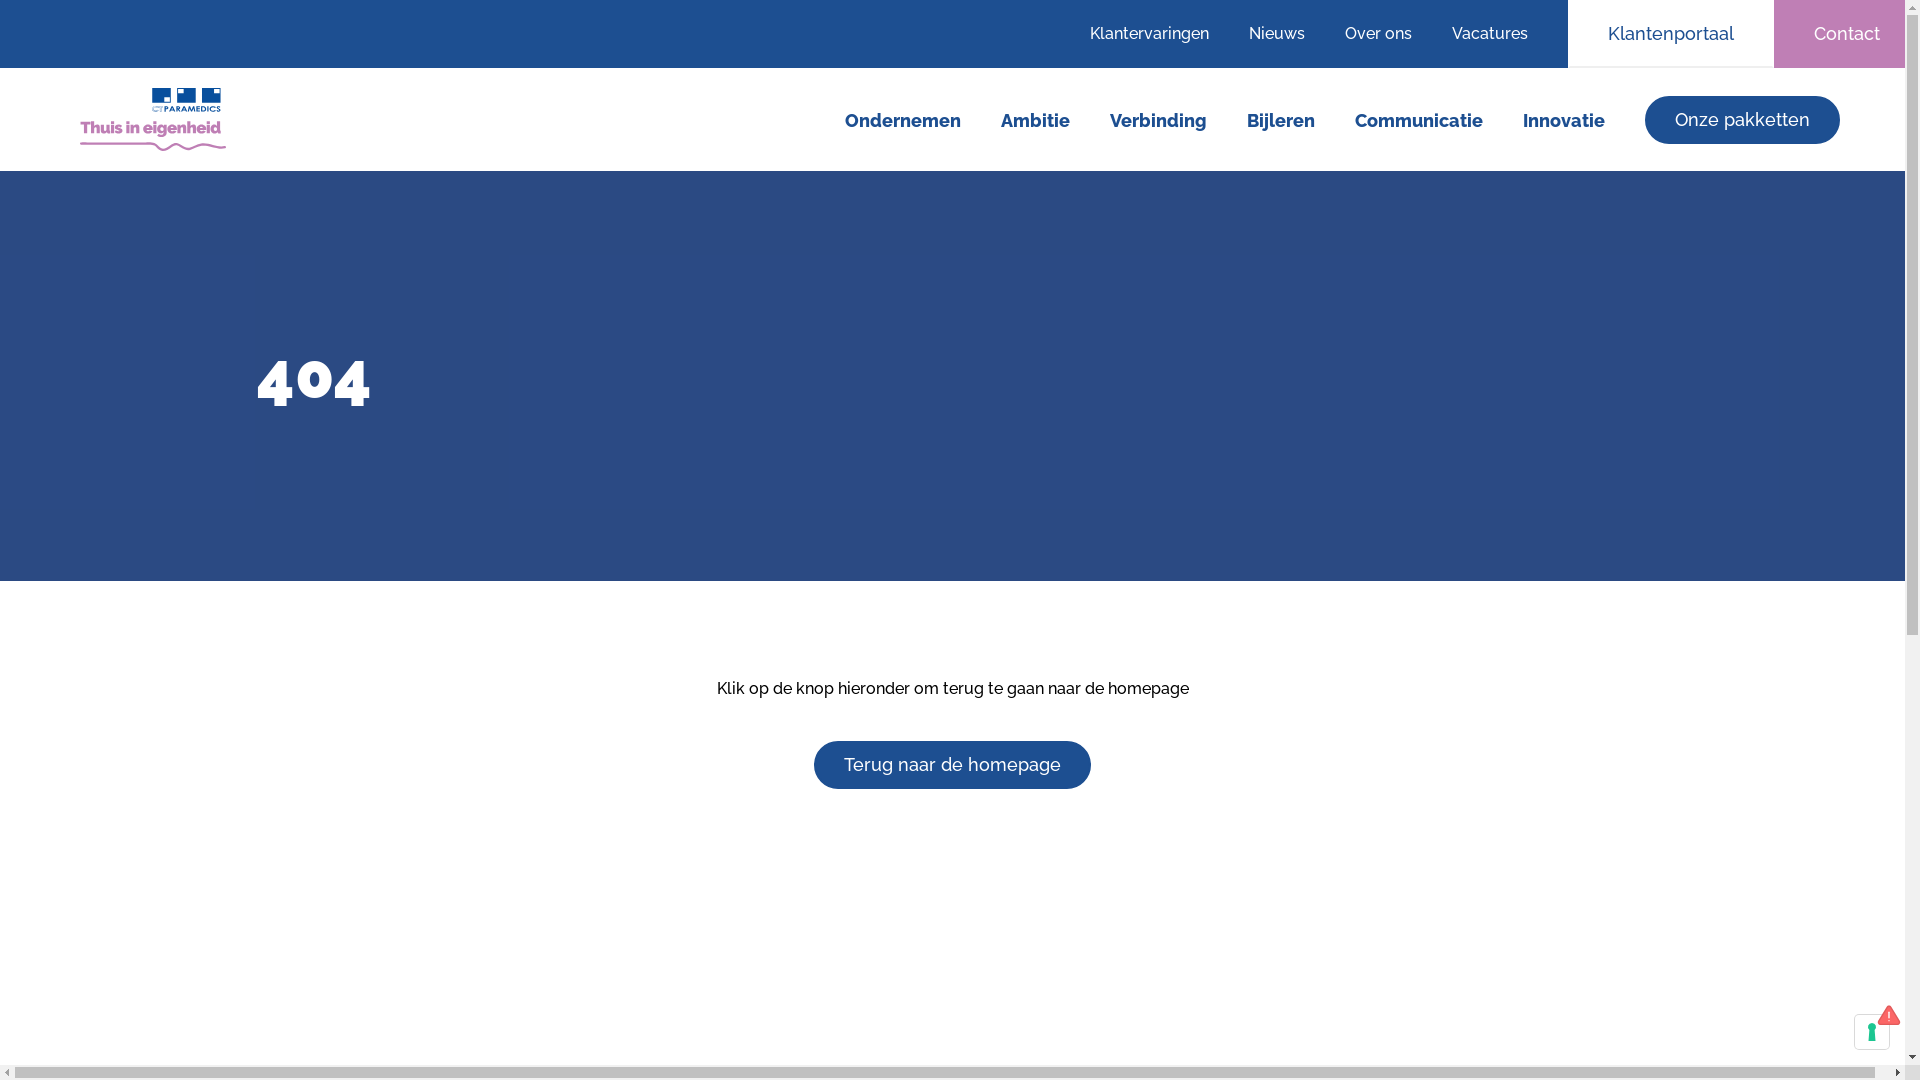  What do you see at coordinates (1377, 34) in the screenshot?
I see `'Over ons'` at bounding box center [1377, 34].